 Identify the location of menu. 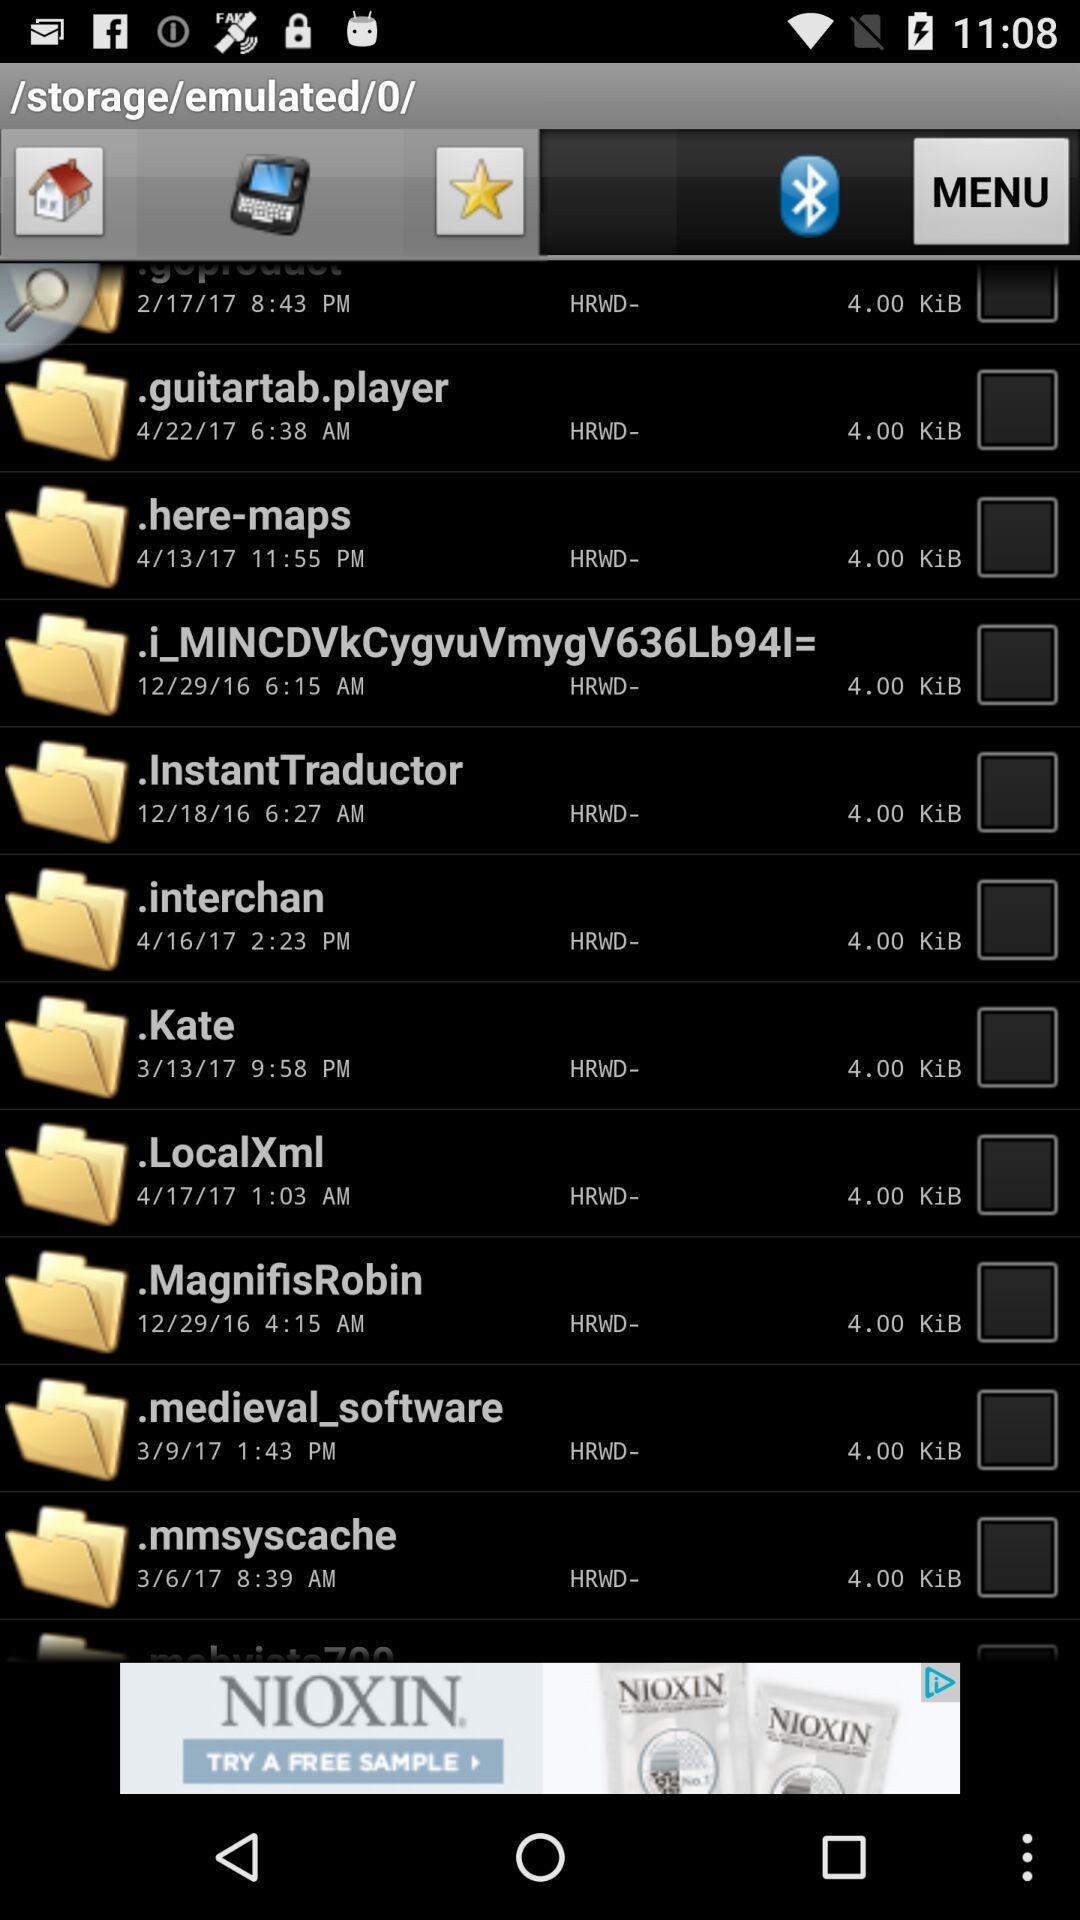
(1023, 1641).